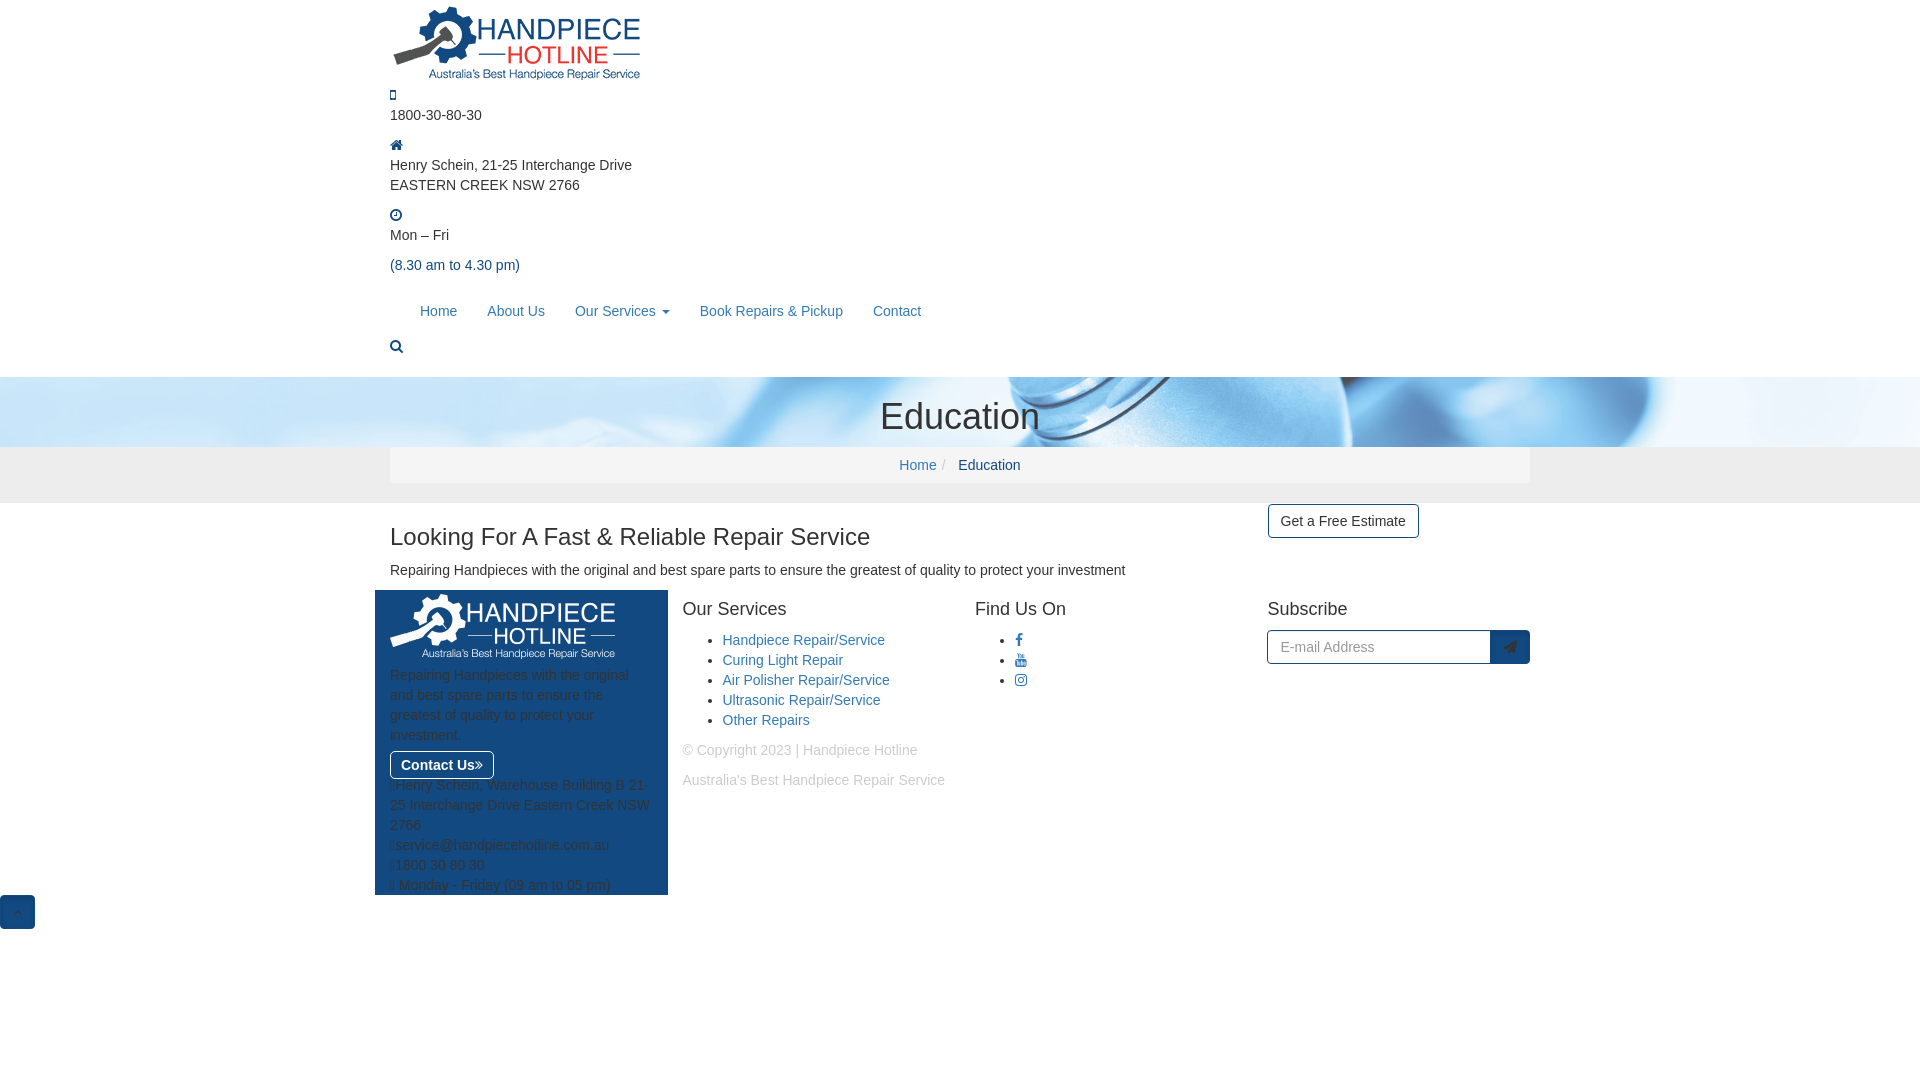 The height and width of the screenshot is (1080, 1920). What do you see at coordinates (1343, 519) in the screenshot?
I see `'Get a Free Estimate'` at bounding box center [1343, 519].